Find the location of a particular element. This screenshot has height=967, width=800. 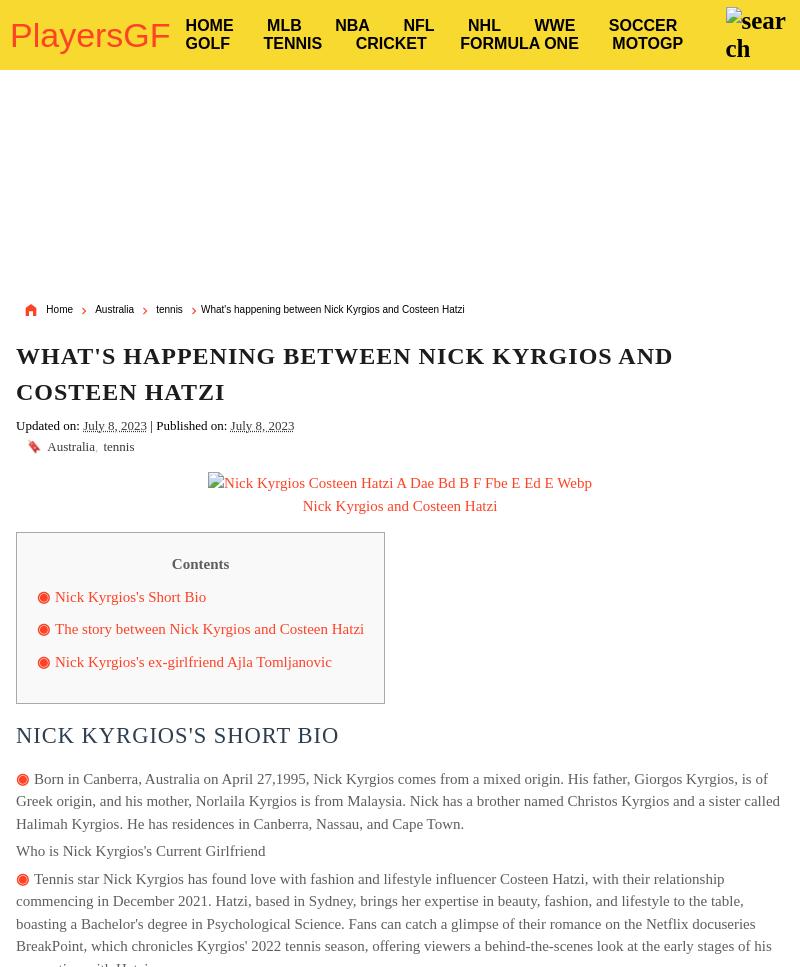

'Nick Kyrgios and Costeen Hatzi' is located at coordinates (398, 503).